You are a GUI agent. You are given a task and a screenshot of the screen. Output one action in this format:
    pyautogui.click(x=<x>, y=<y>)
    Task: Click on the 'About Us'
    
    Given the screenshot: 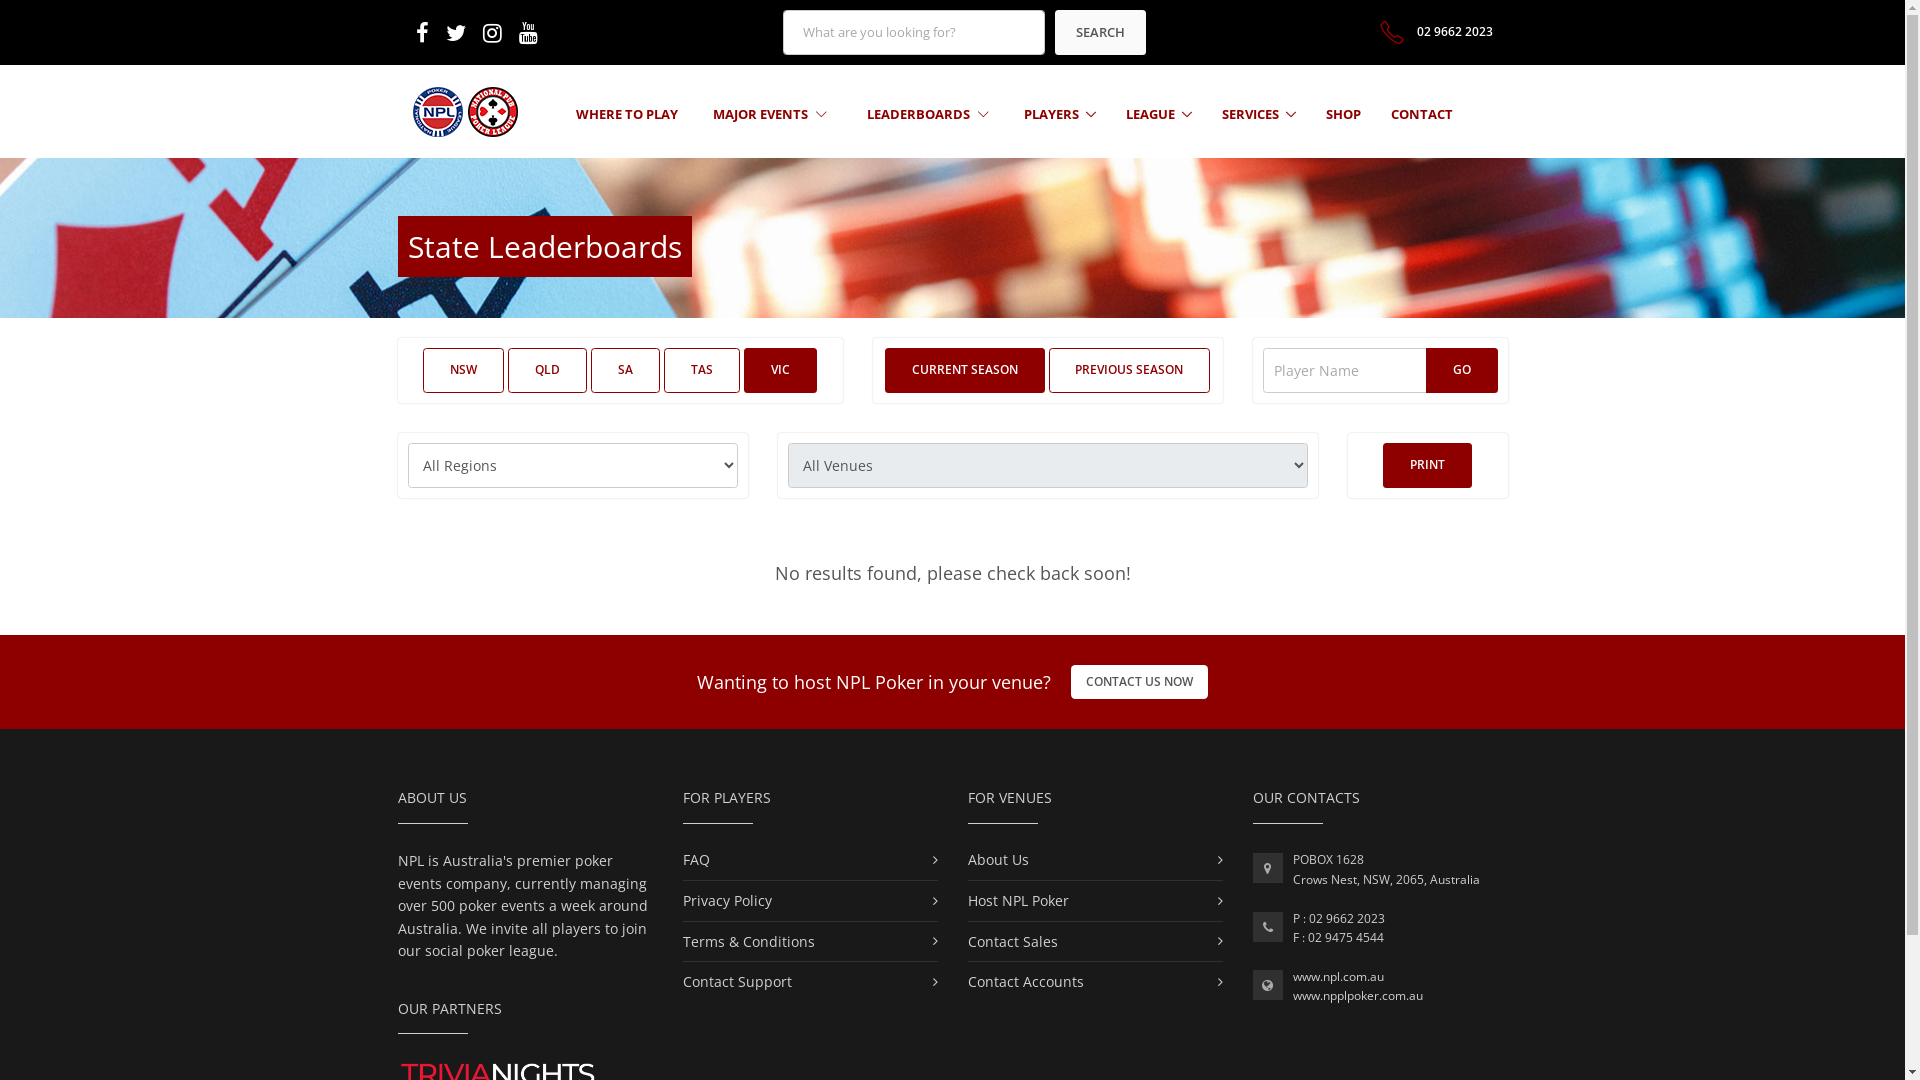 What is the action you would take?
    pyautogui.click(x=998, y=858)
    